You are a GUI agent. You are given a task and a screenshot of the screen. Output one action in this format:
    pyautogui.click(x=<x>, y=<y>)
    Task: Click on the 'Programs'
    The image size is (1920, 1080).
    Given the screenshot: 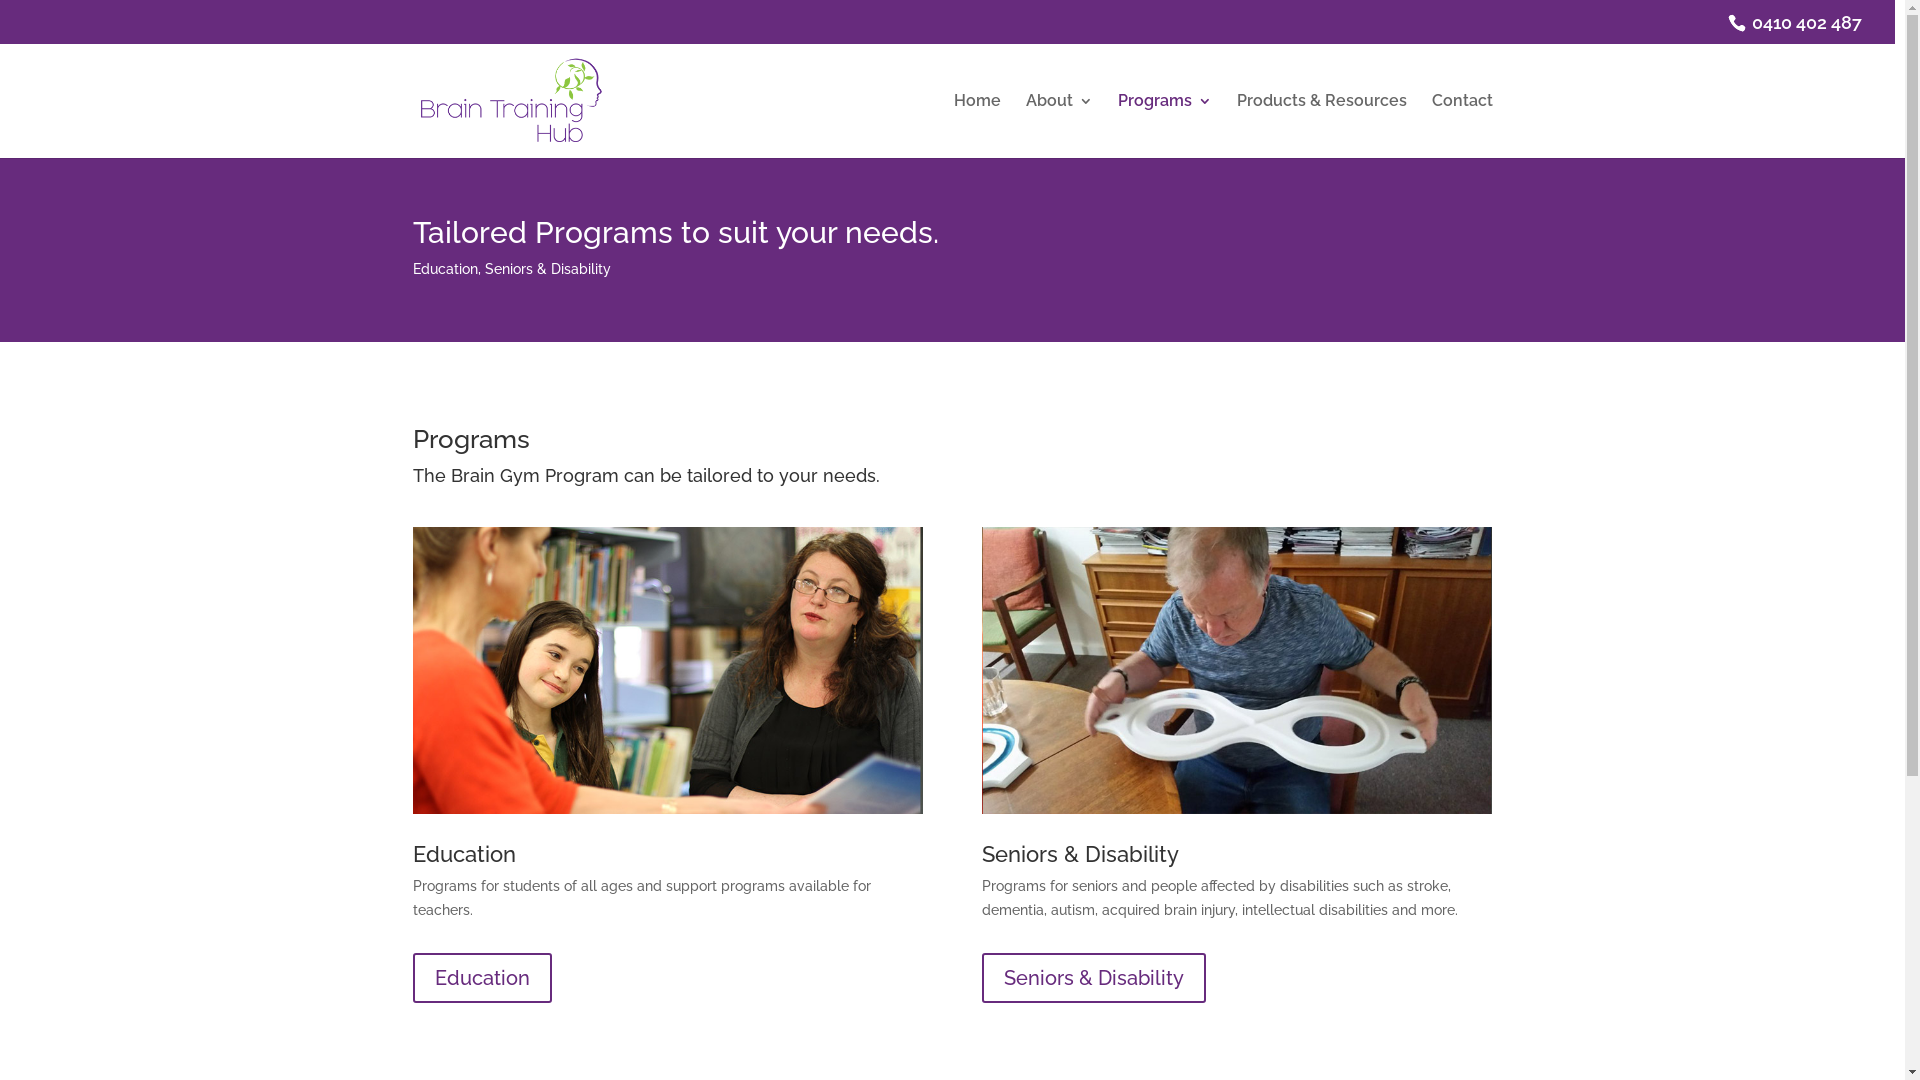 What is the action you would take?
    pyautogui.click(x=1165, y=126)
    